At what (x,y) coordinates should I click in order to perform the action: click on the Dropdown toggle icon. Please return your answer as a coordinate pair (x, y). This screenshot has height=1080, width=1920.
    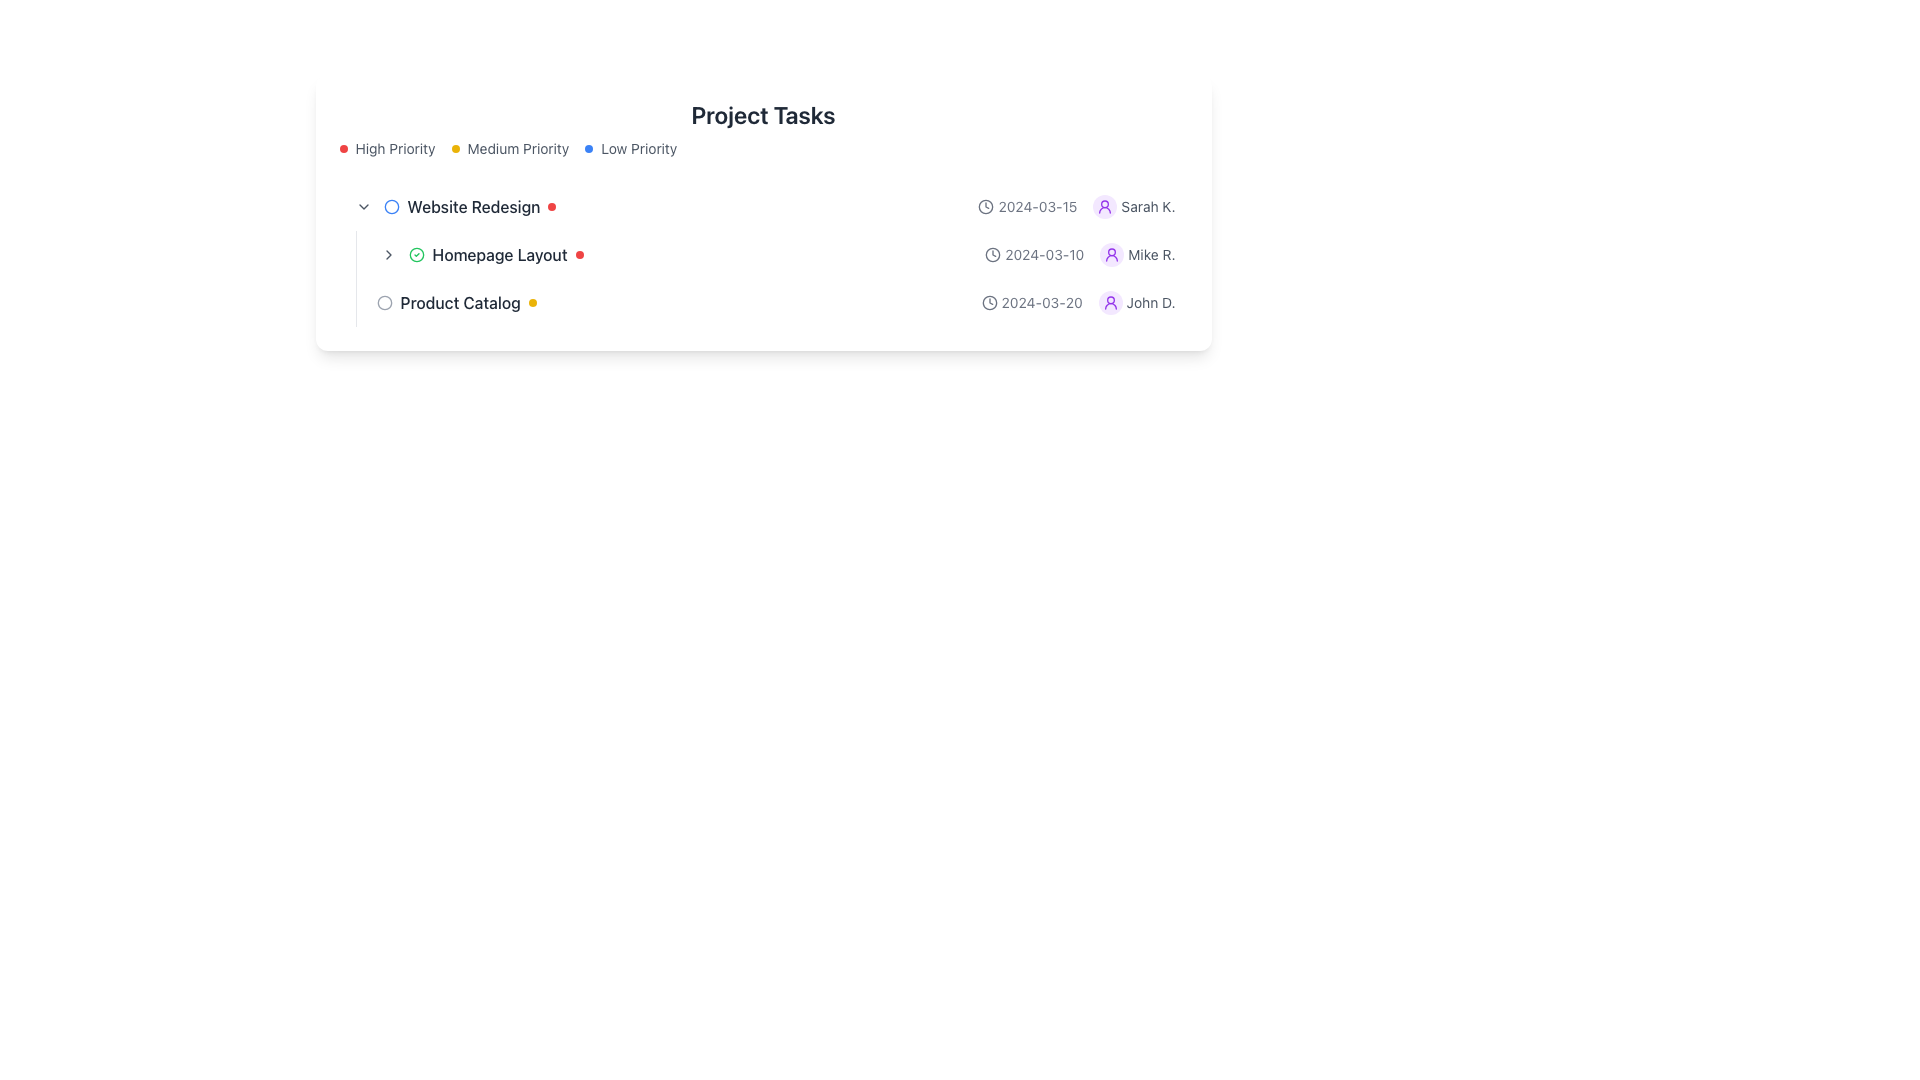
    Looking at the image, I should click on (363, 207).